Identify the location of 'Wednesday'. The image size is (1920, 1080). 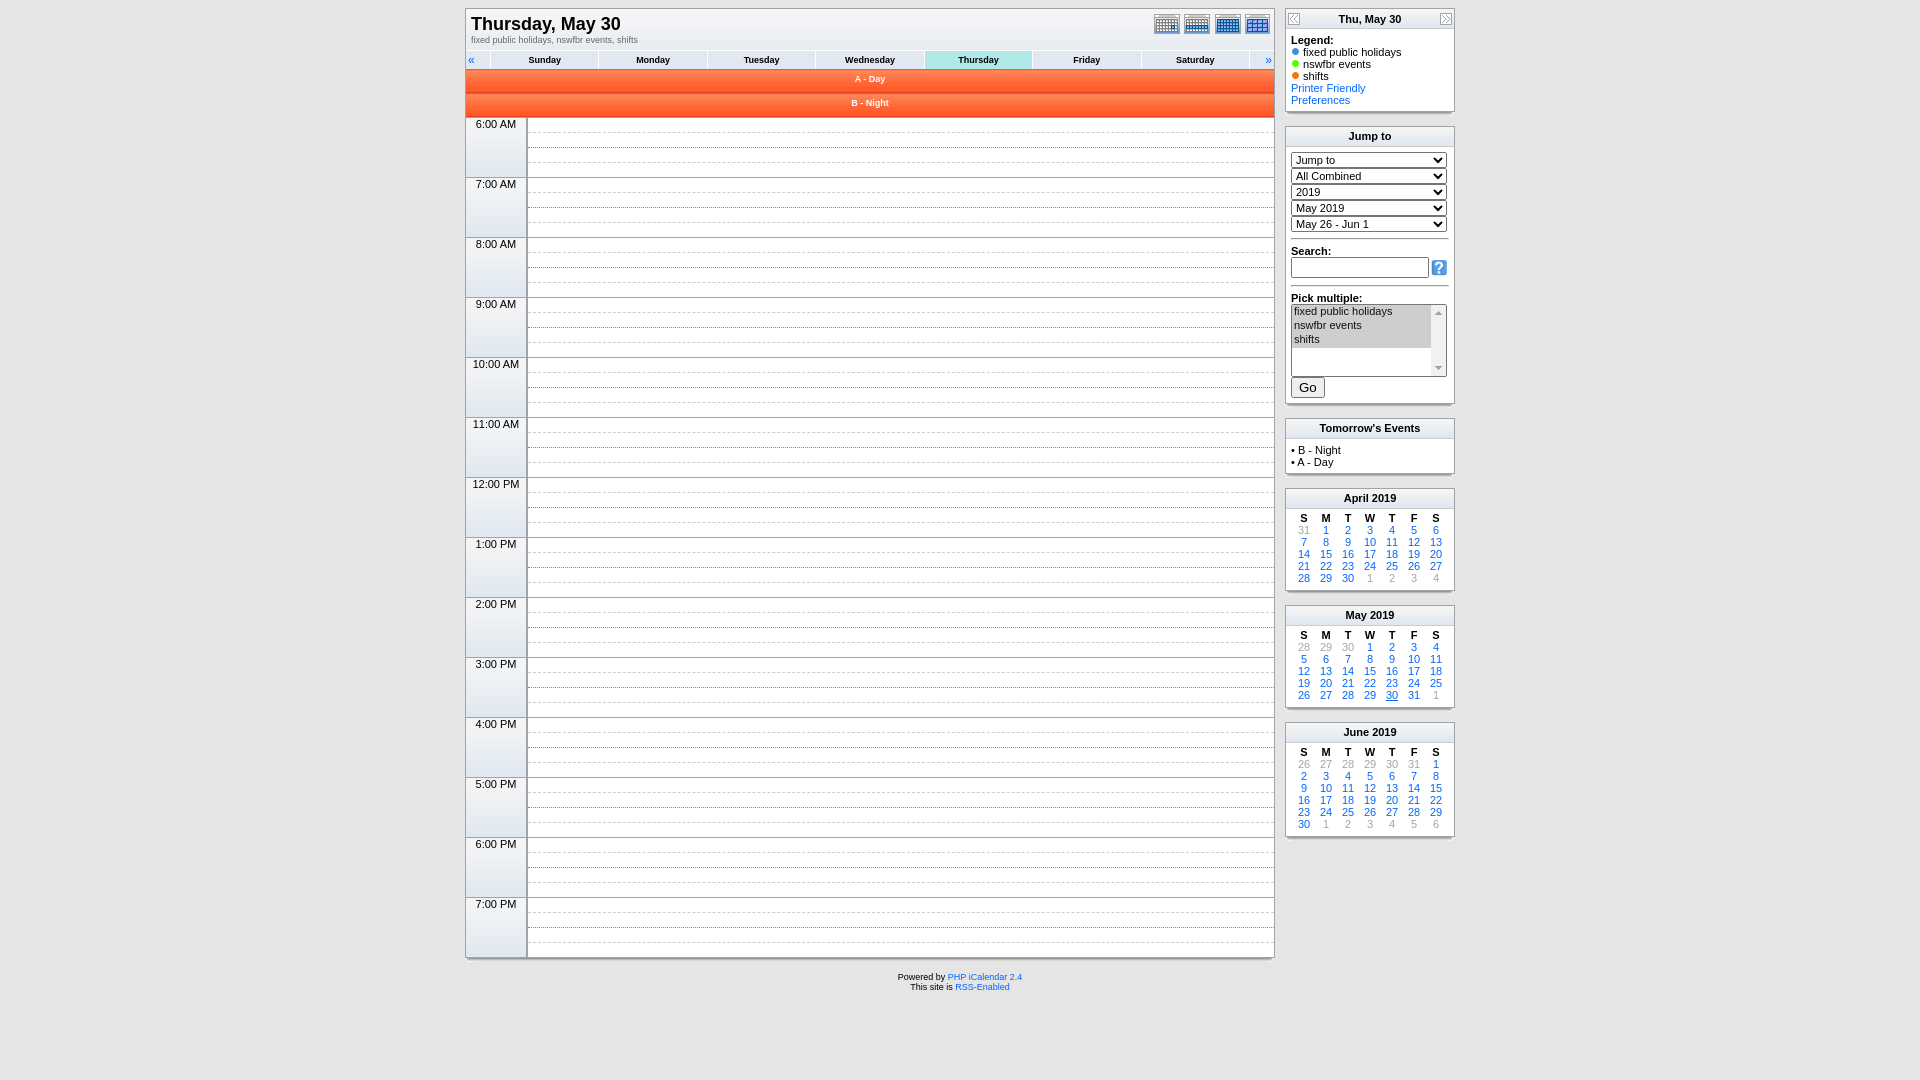
(815, 58).